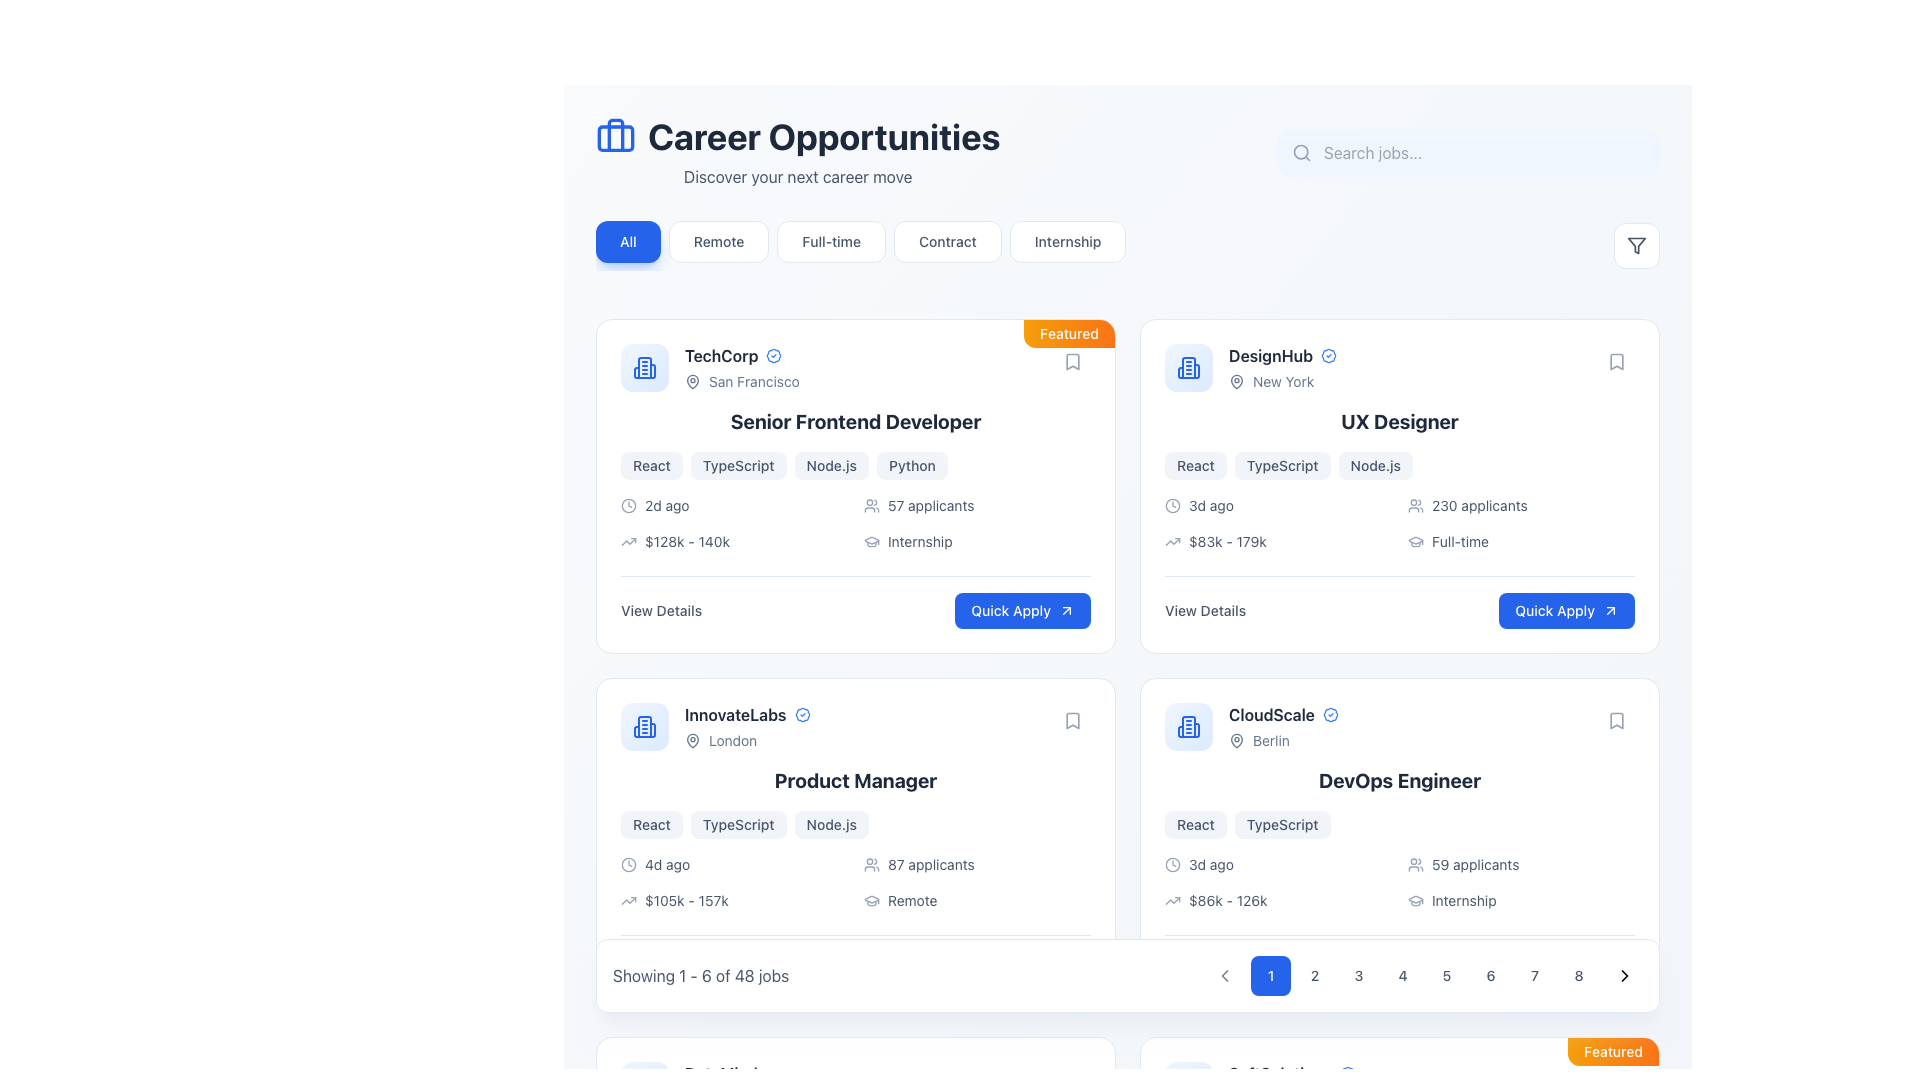 Image resolution: width=1920 pixels, height=1080 pixels. Describe the element at coordinates (1446, 974) in the screenshot. I see `the circular button labeled '5' in the bottom navigation bar for accessibility navigation` at that location.